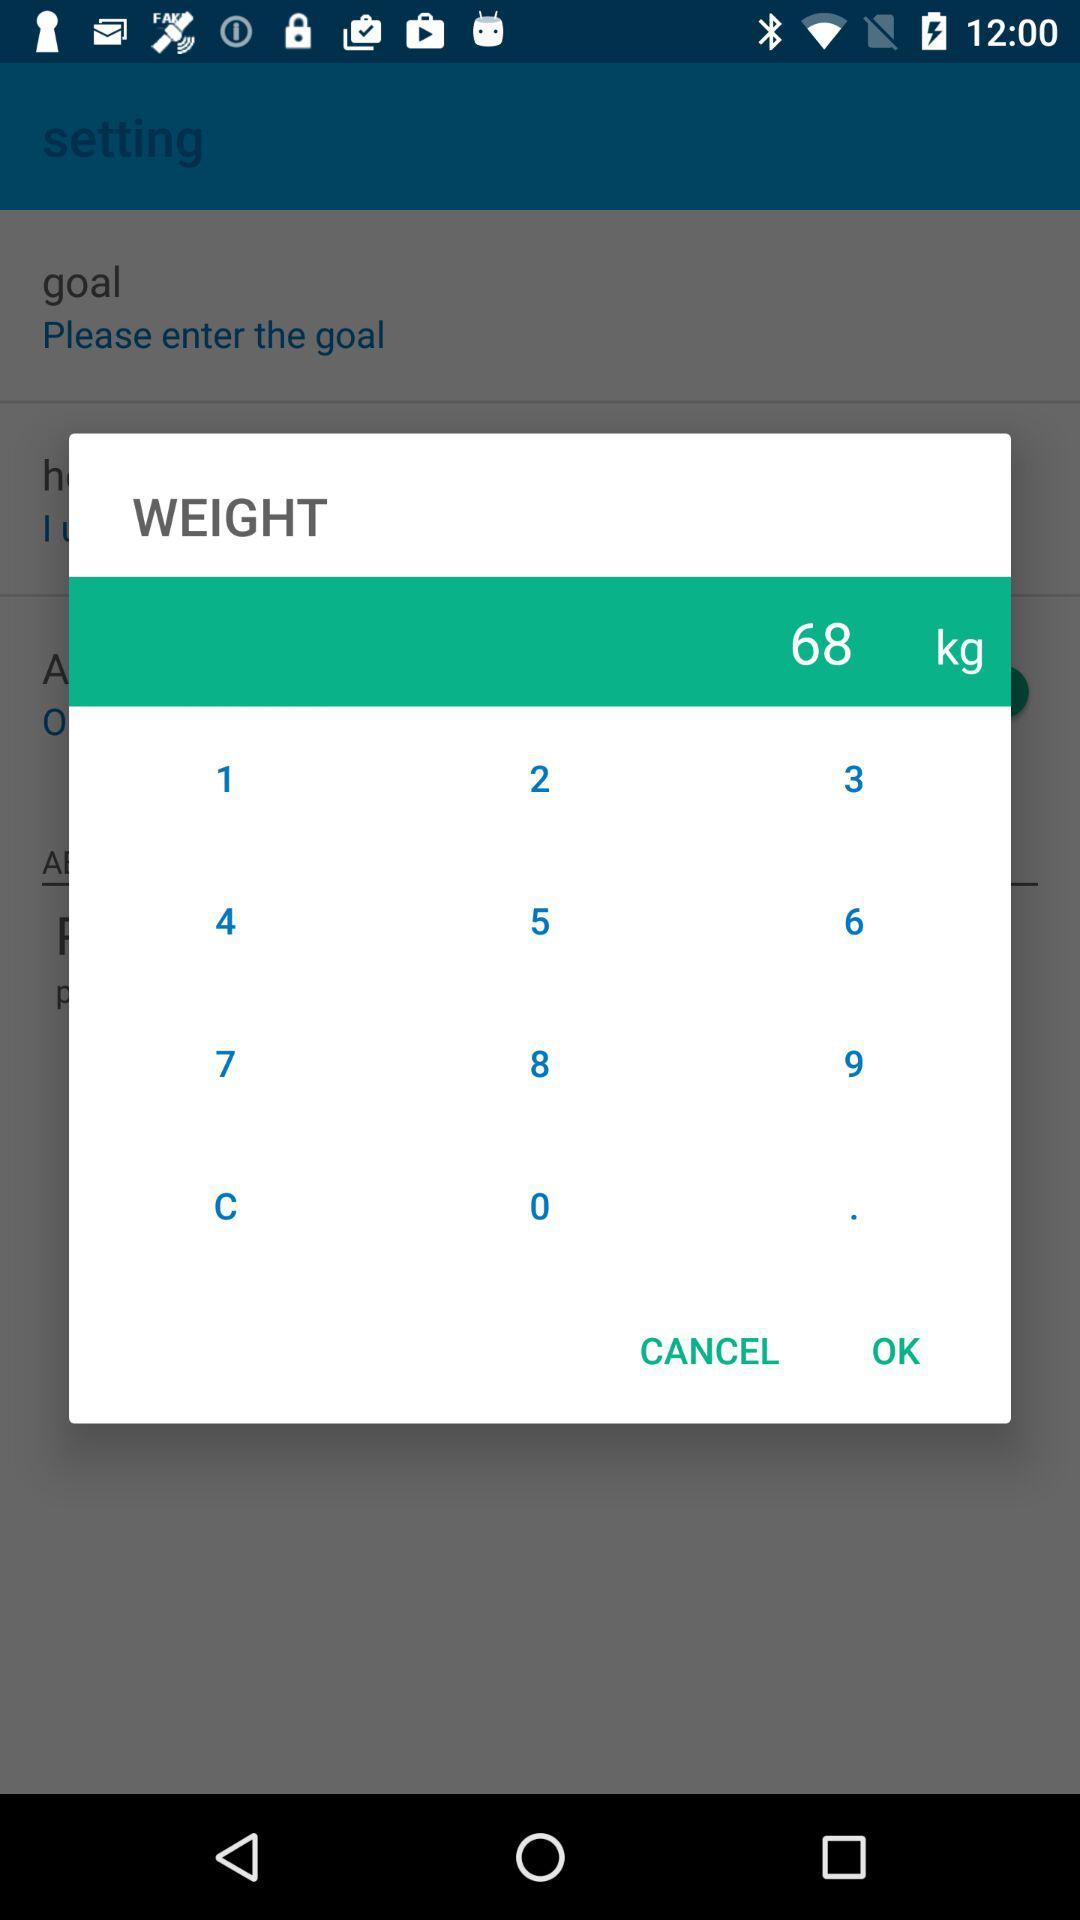 The image size is (1080, 1920). I want to click on the icon to the left of 8 icon, so click(225, 1204).